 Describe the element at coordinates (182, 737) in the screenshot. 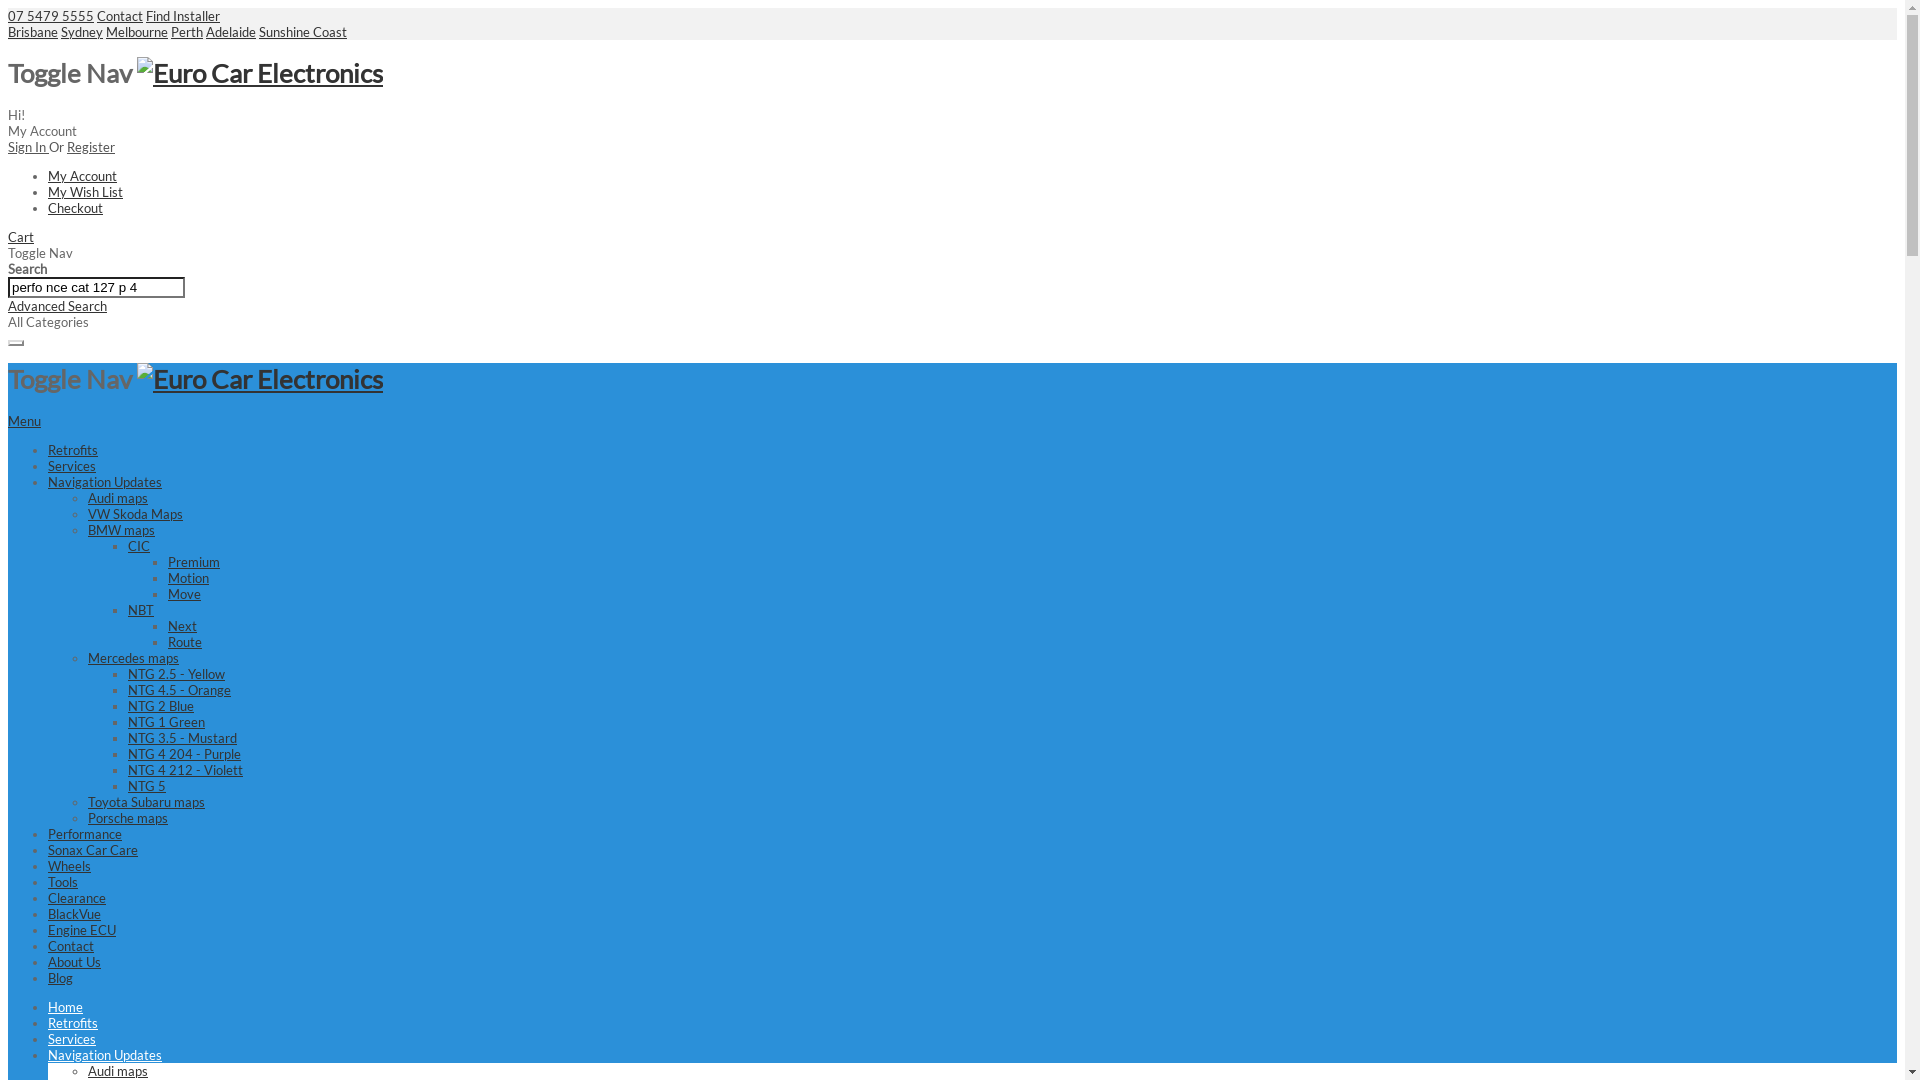

I see `'NTG 3.5 - Mustard'` at that location.